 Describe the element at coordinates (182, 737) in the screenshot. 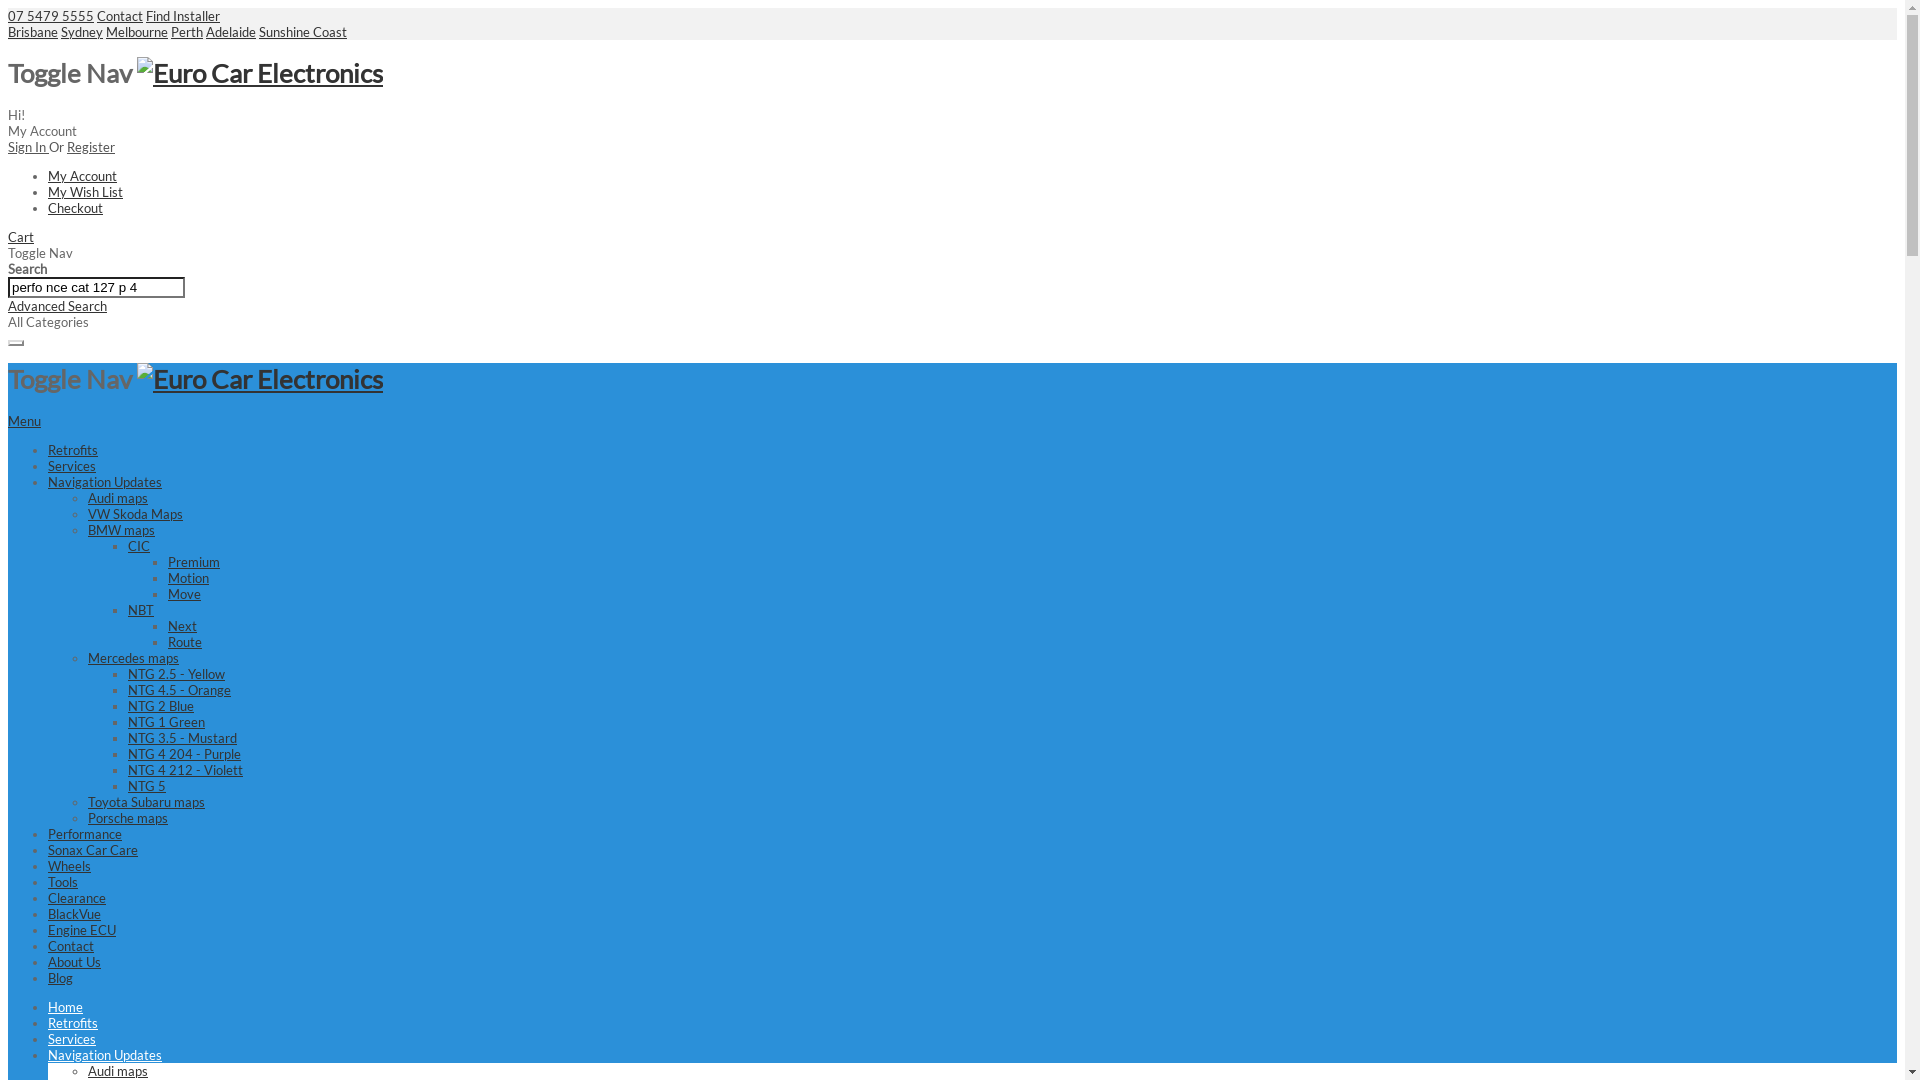

I see `'NTG 3.5 - Mustard'` at that location.